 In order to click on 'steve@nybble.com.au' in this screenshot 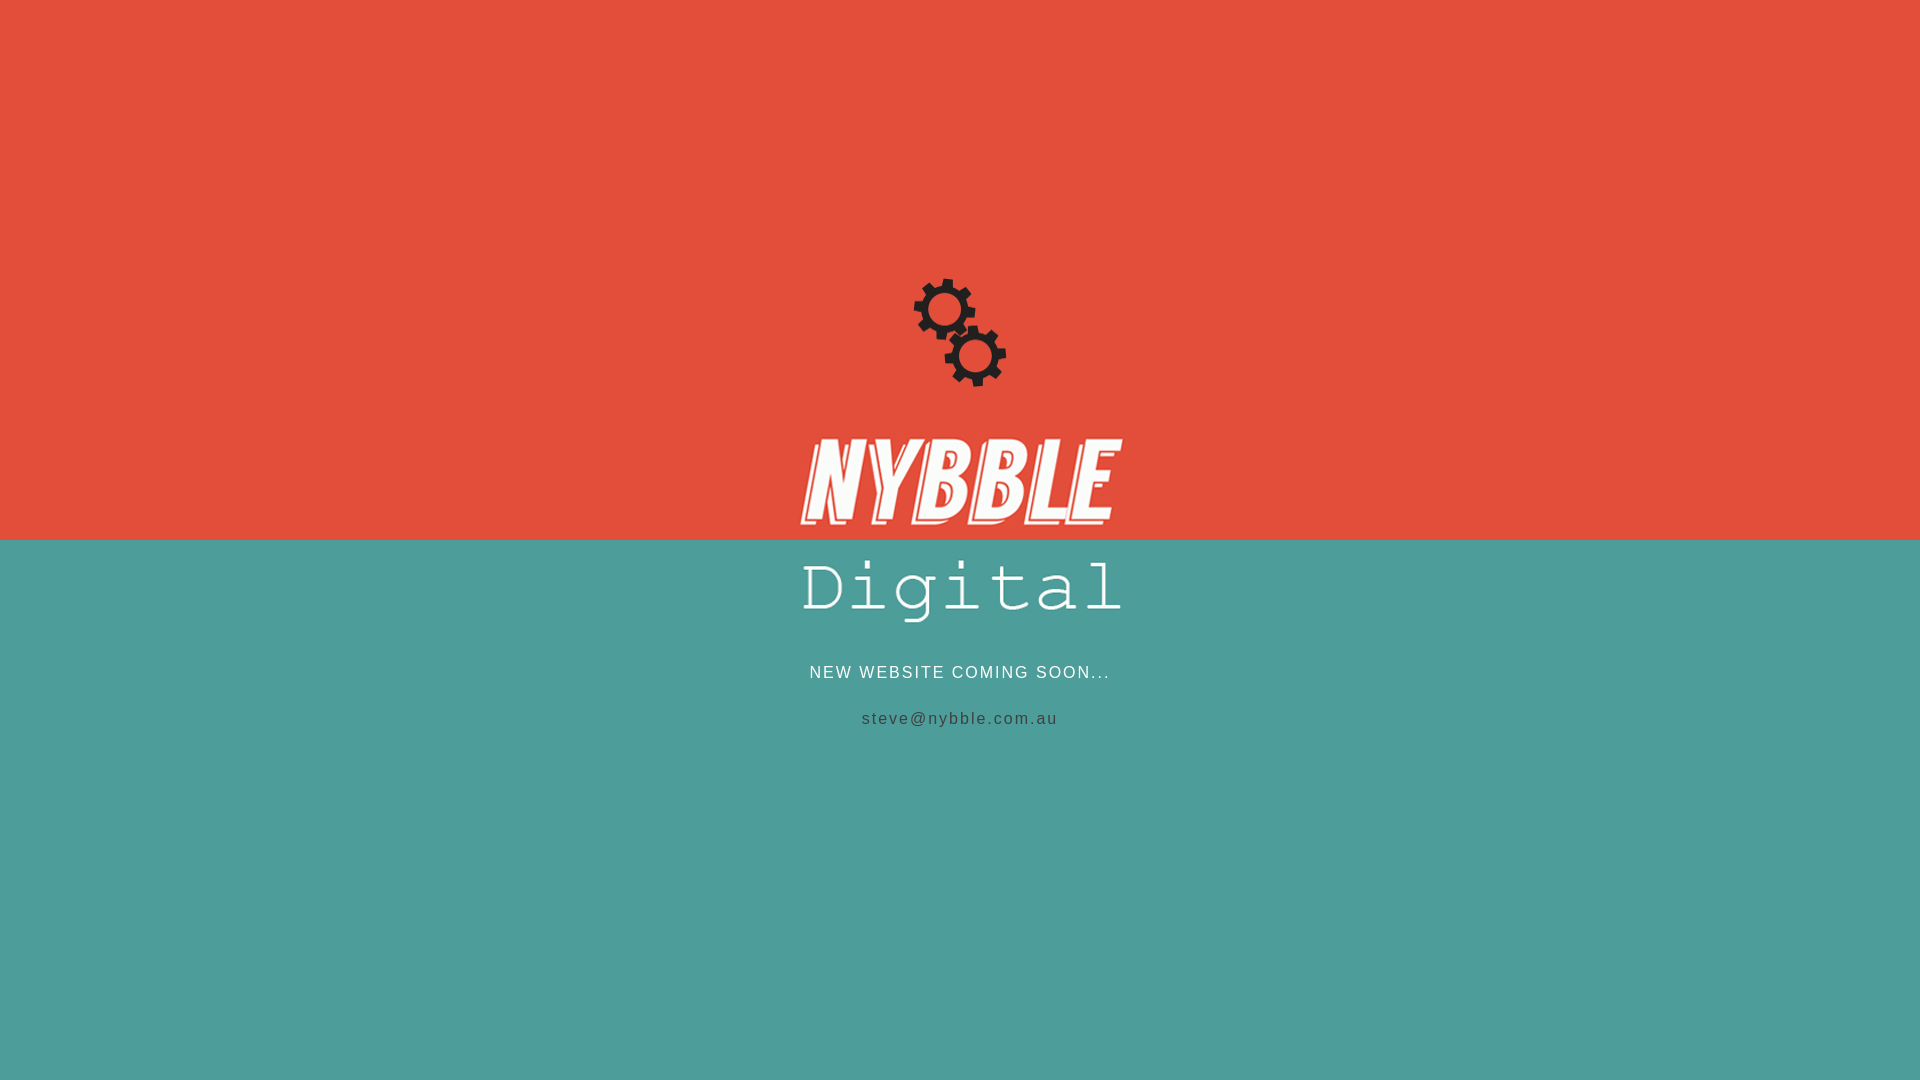, I will do `click(960, 717)`.